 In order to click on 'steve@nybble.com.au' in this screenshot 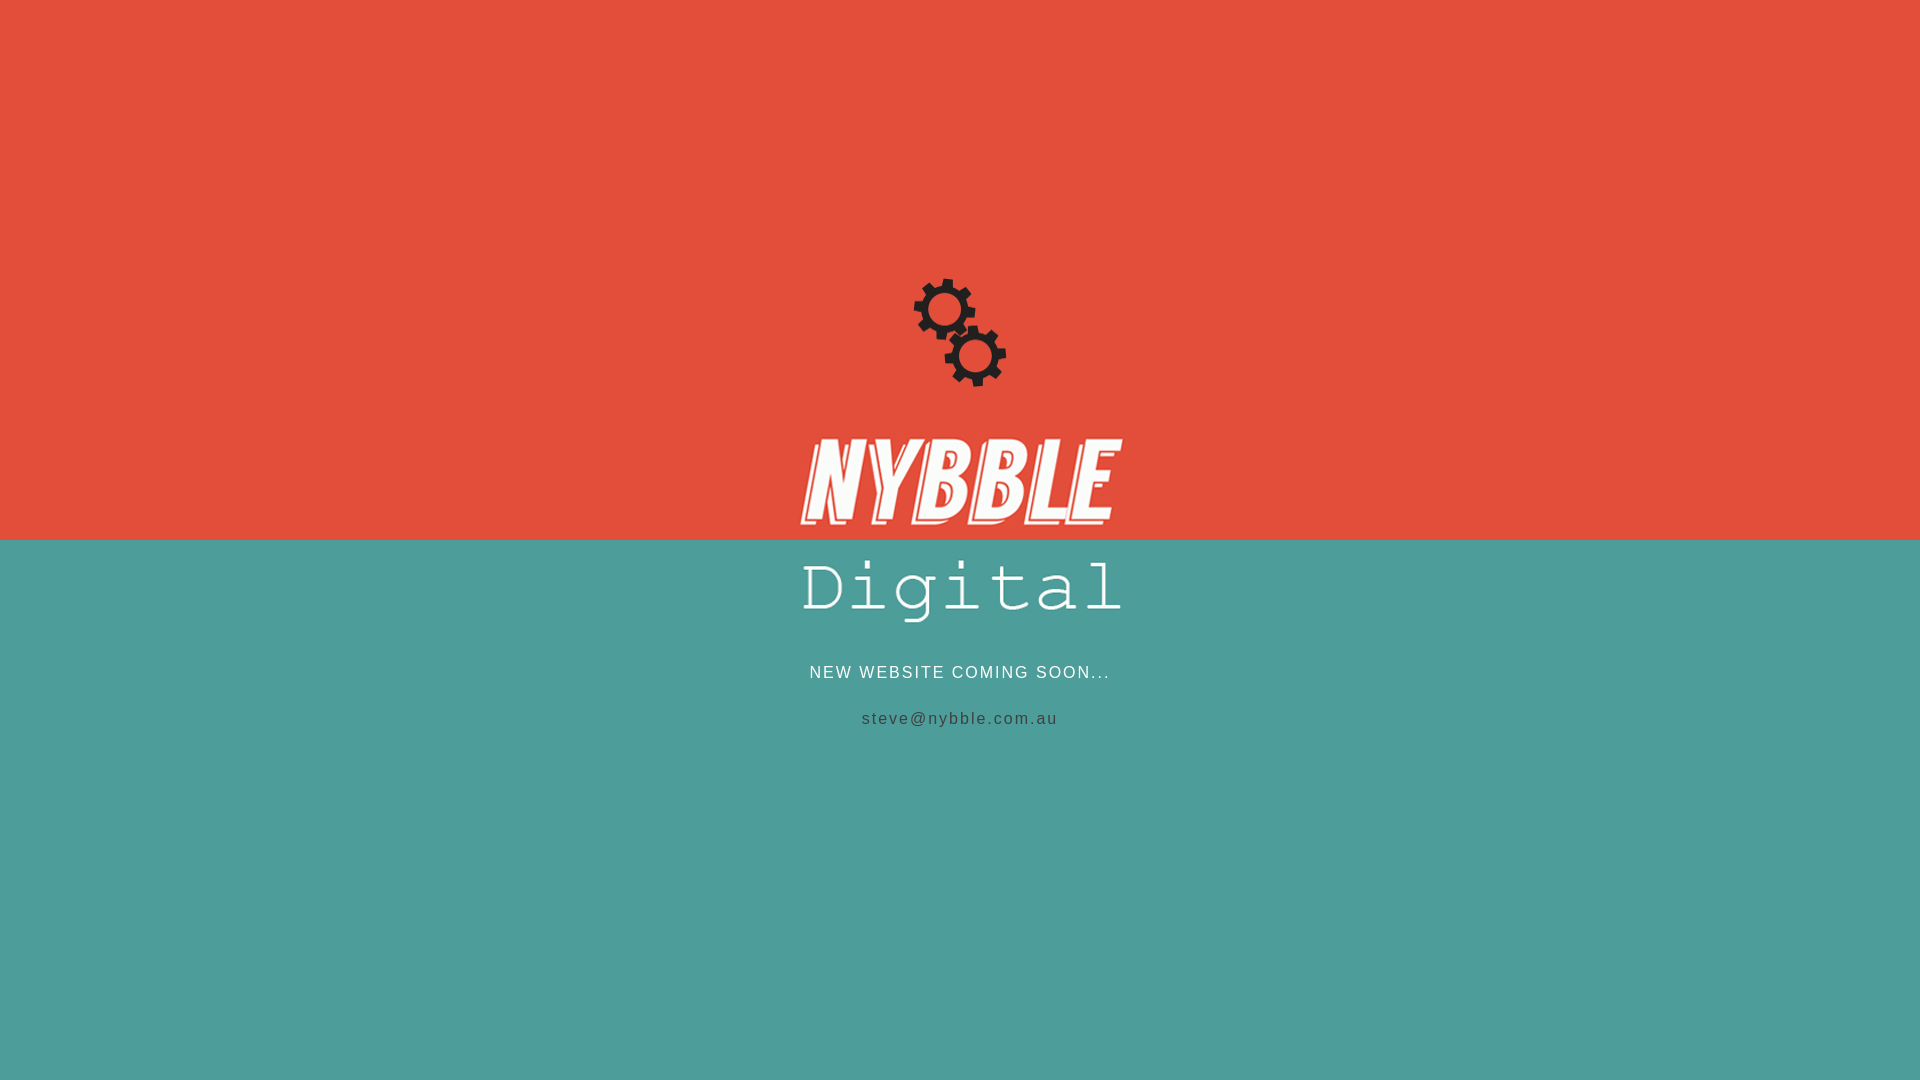, I will do `click(960, 717)`.